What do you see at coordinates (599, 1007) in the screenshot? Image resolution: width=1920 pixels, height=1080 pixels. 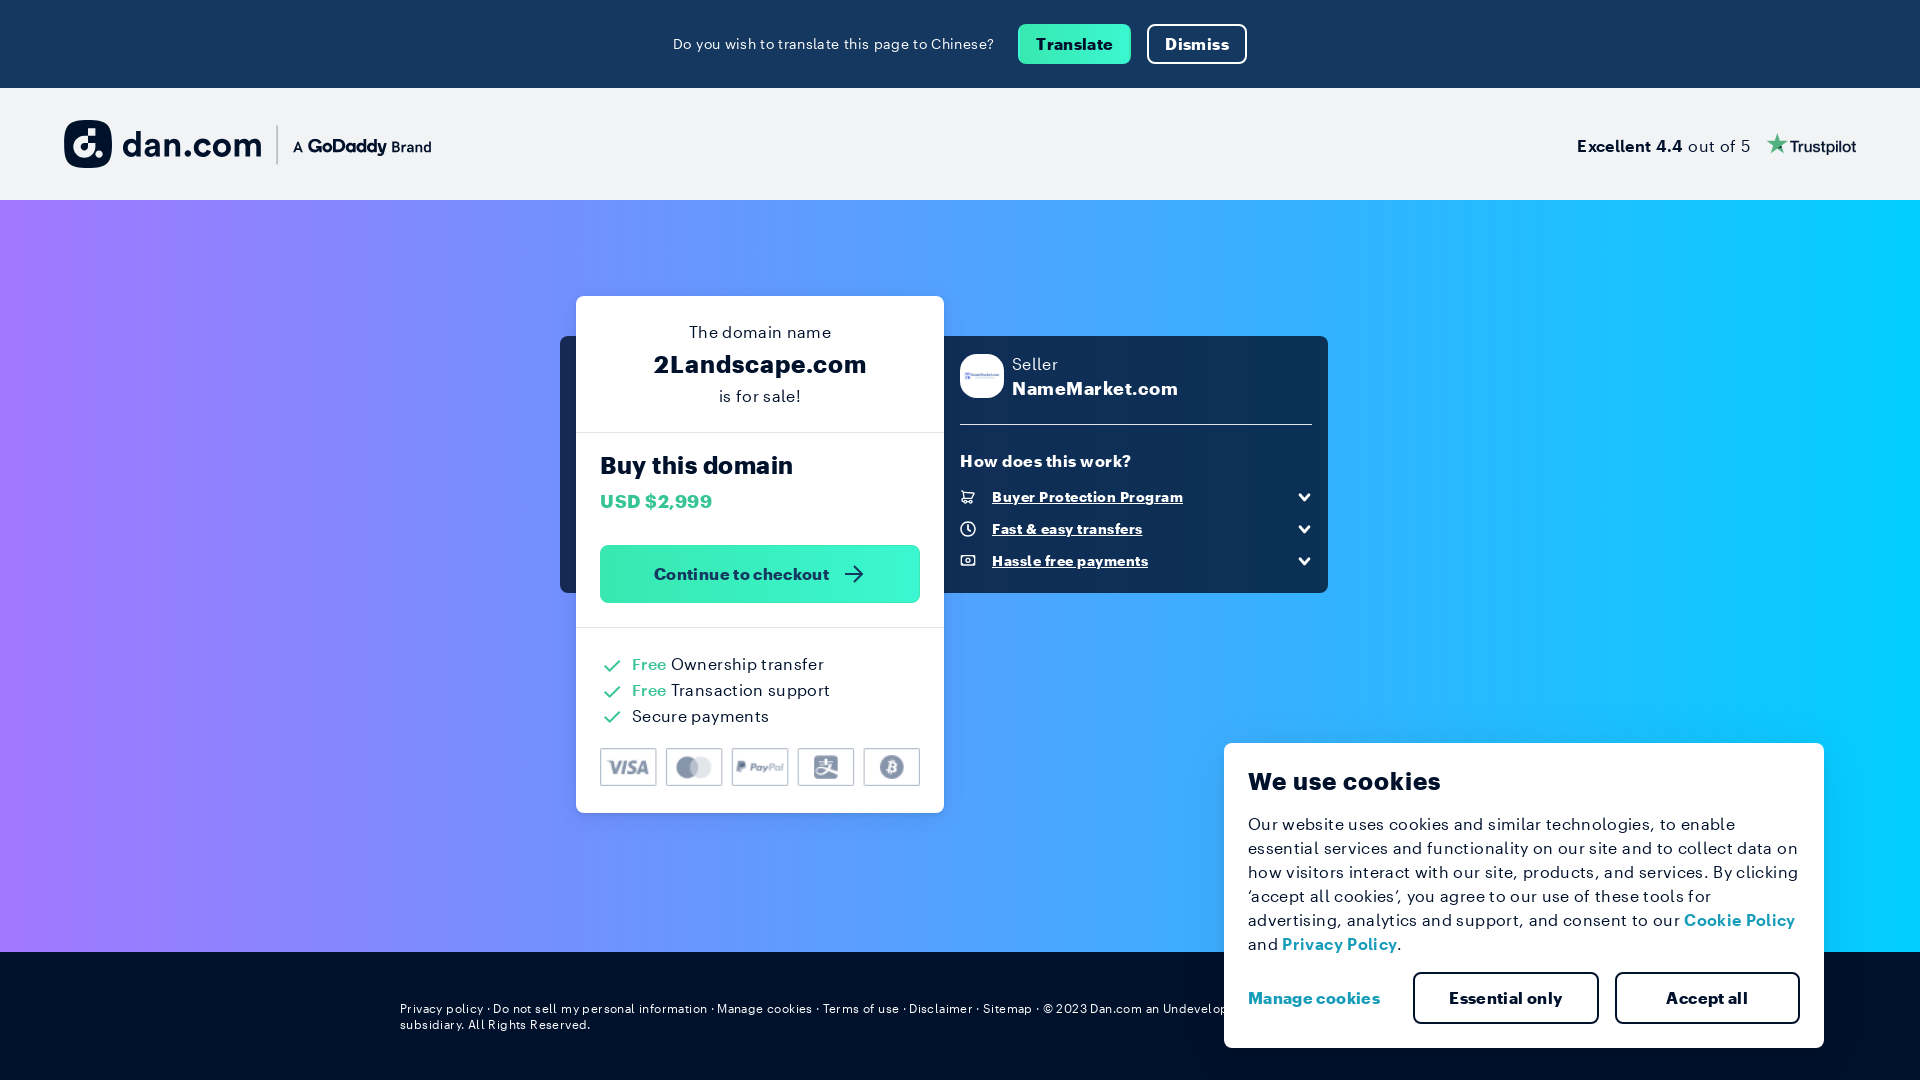 I see `'Do not sell my personal information'` at bounding box center [599, 1007].